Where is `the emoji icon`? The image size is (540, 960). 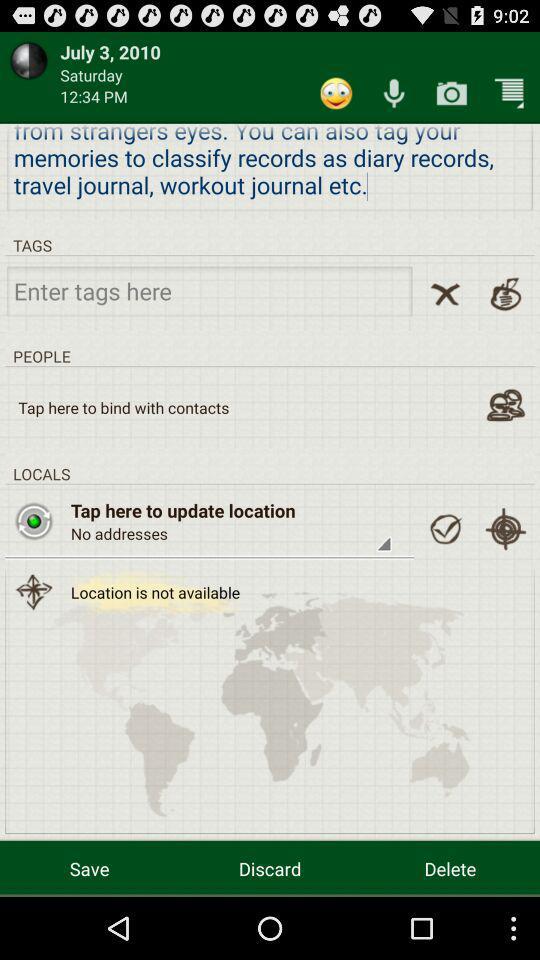
the emoji icon is located at coordinates (336, 99).